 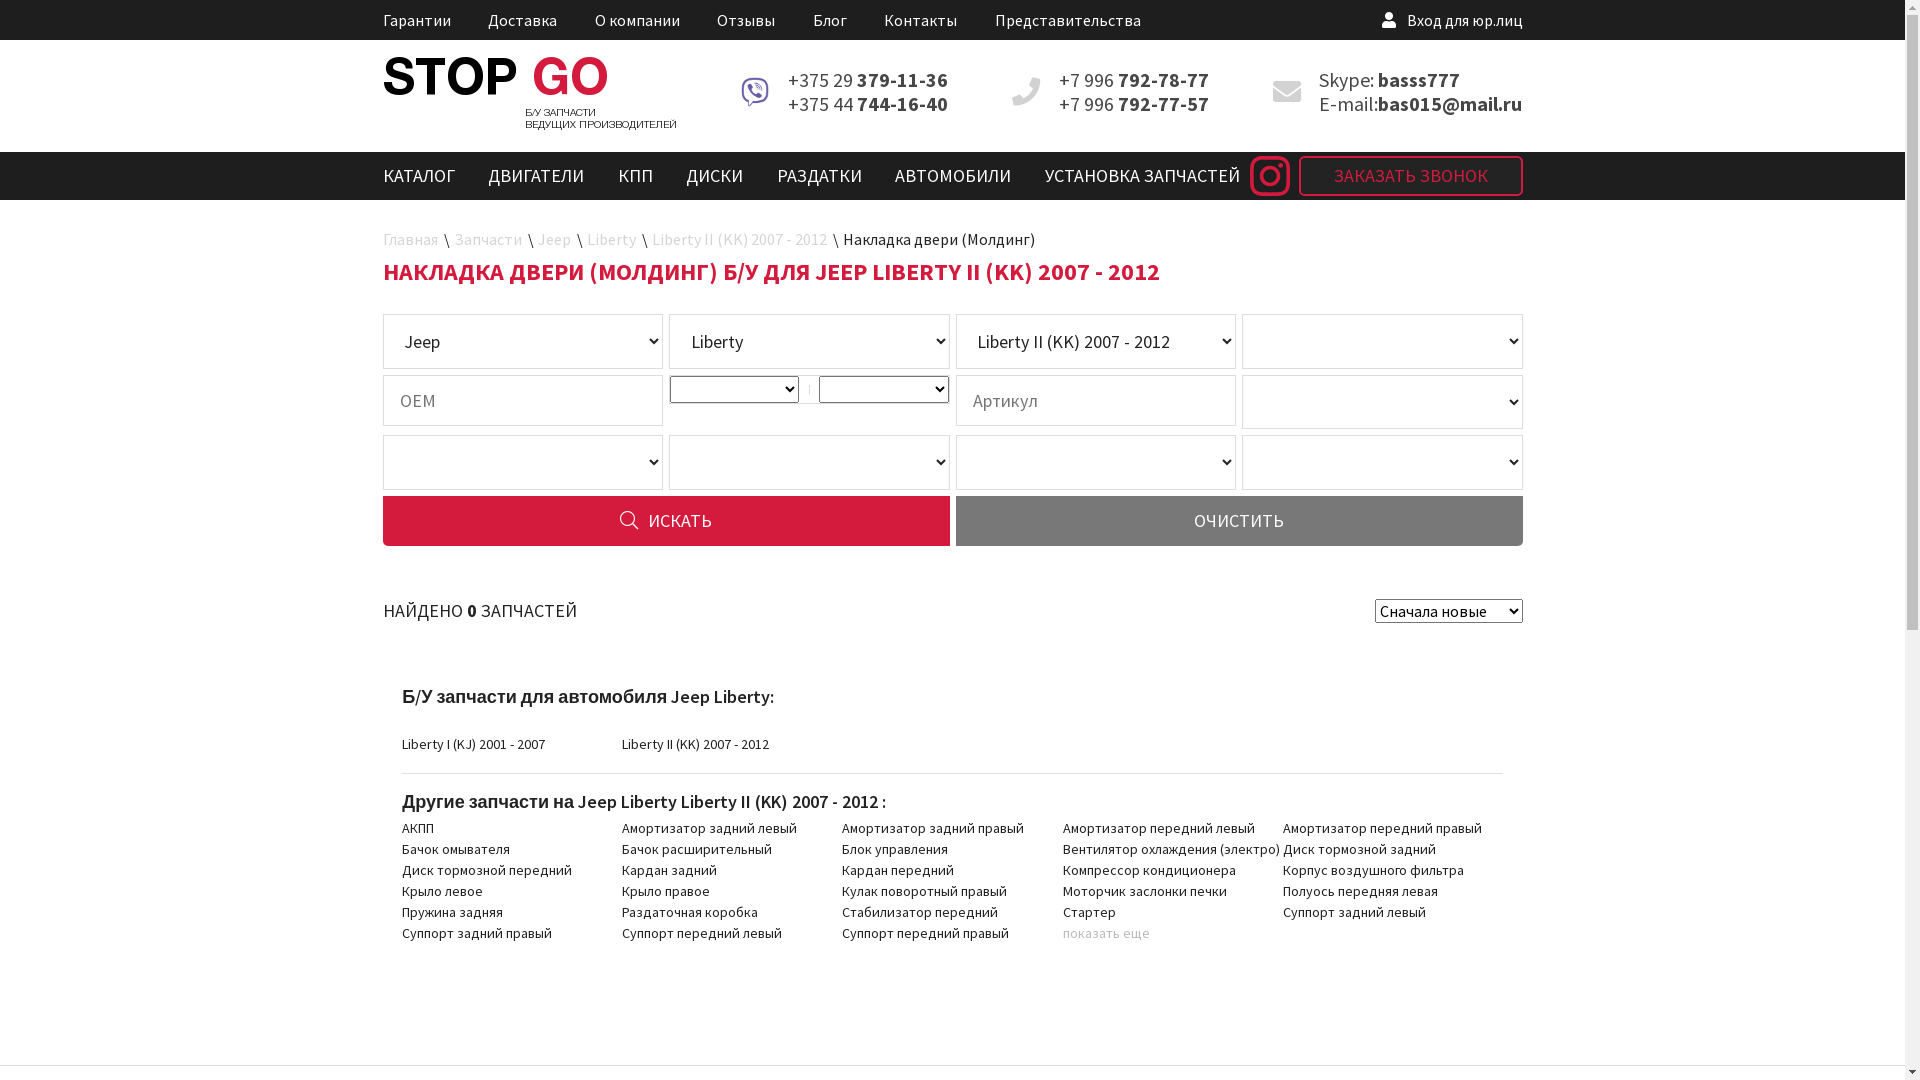 I want to click on 'bas015@mail.ru', so click(x=1449, y=103).